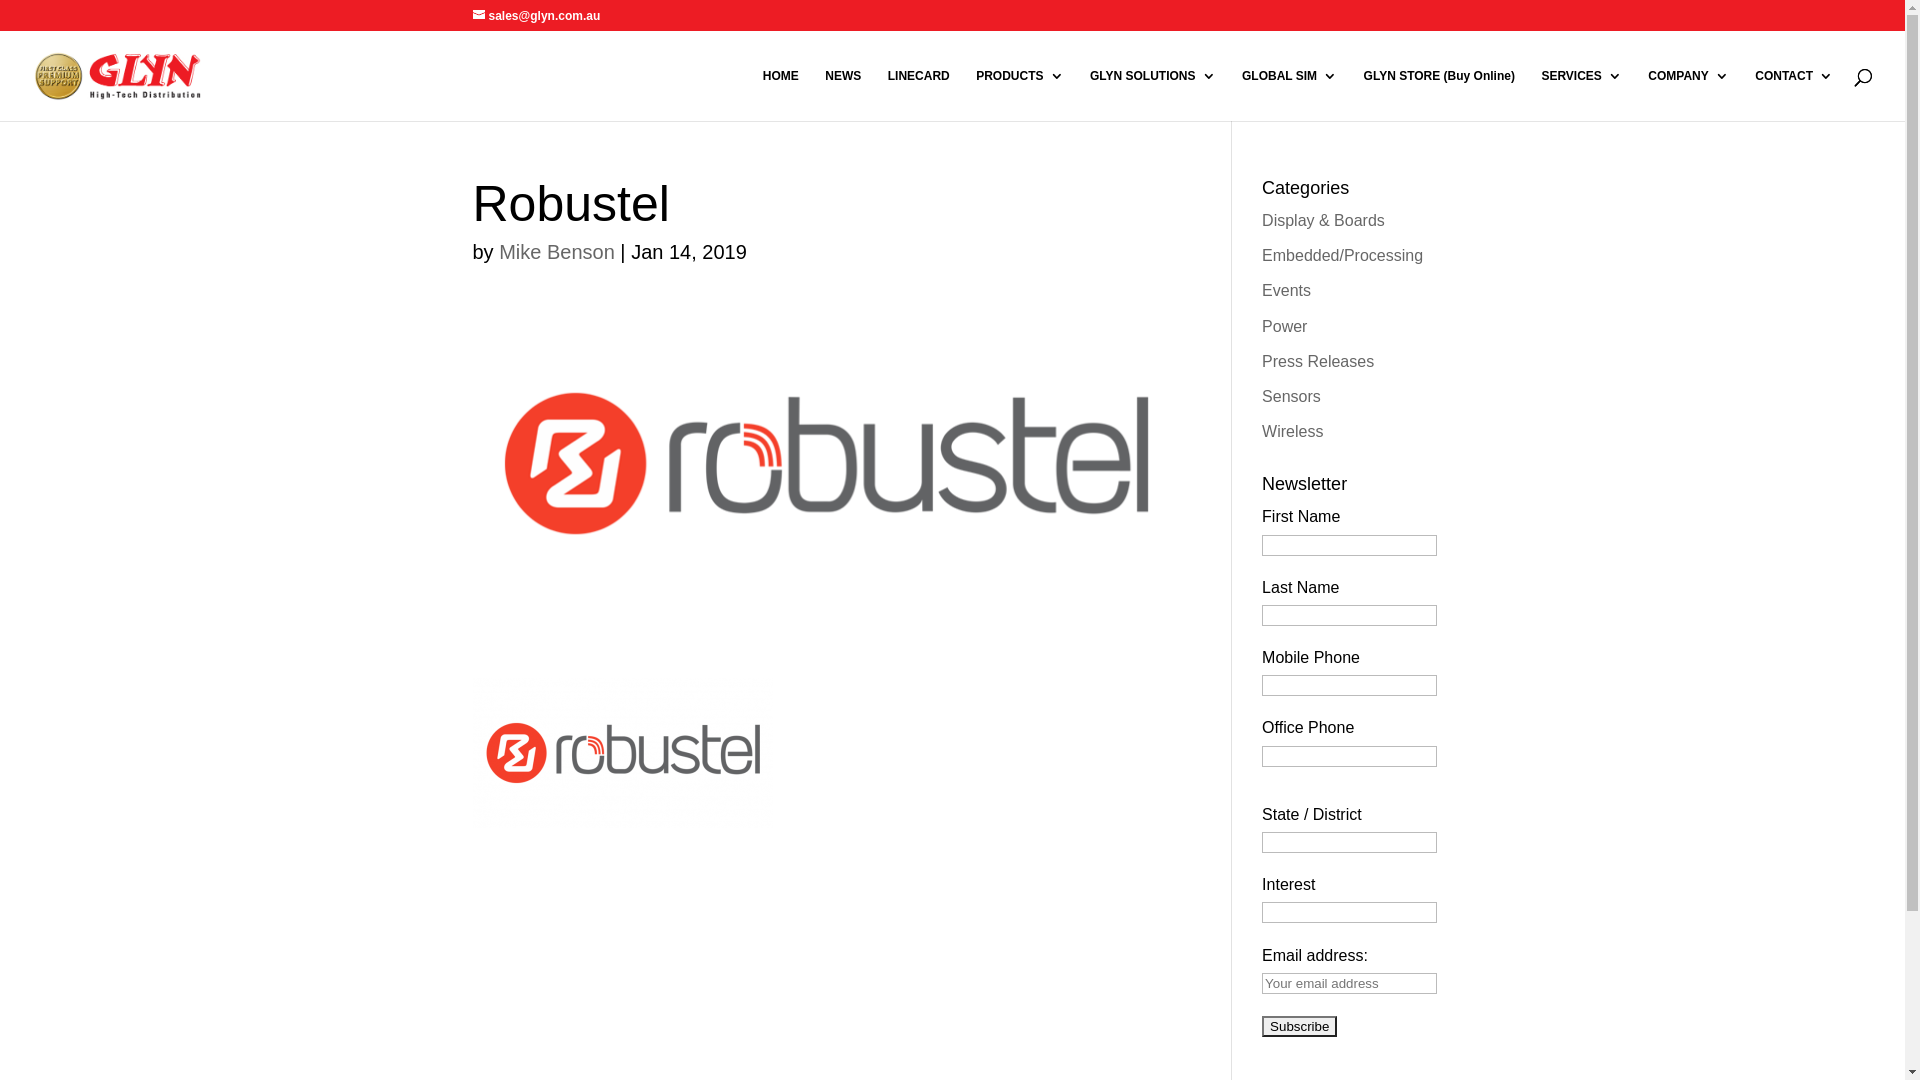 This screenshot has height=1080, width=1920. I want to click on 'Subscribe', so click(1299, 1026).